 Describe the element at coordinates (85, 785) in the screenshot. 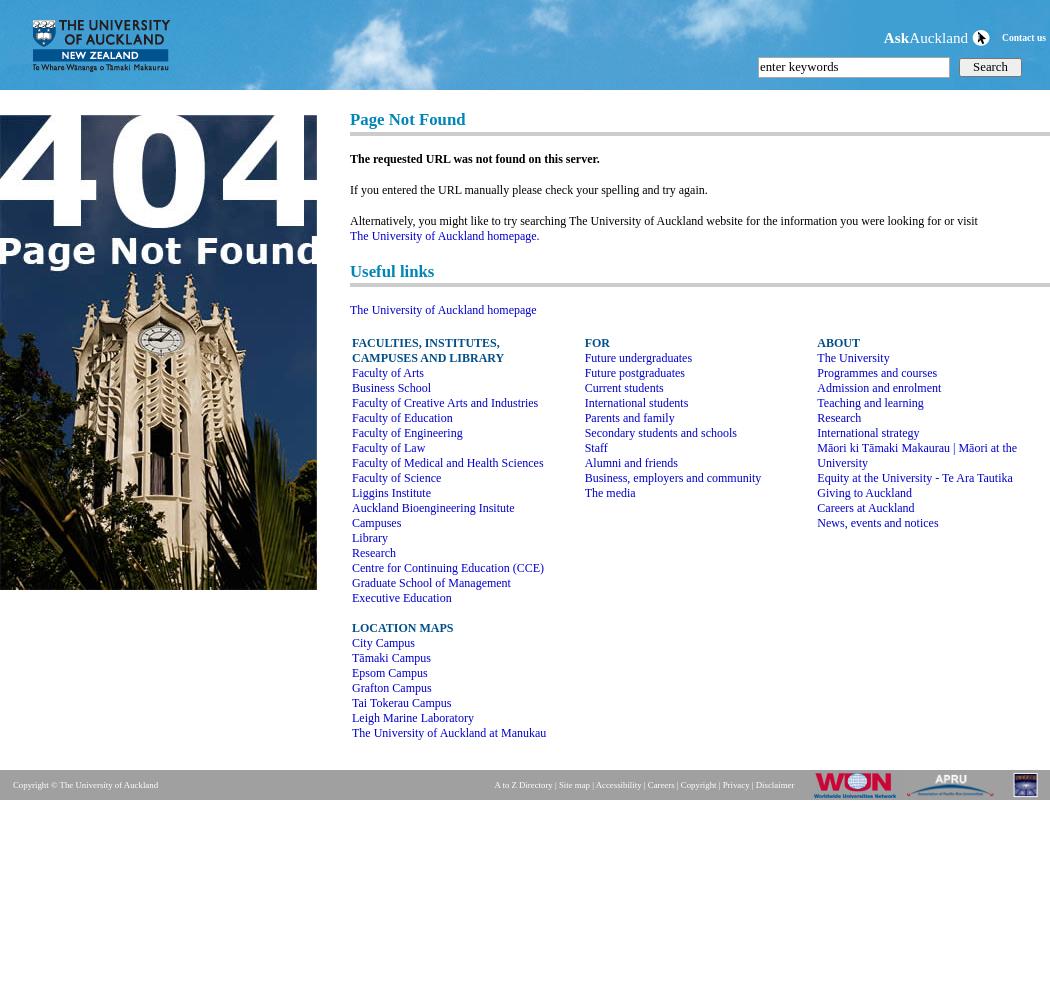

I see `'Copyright © The University of Auckland'` at that location.